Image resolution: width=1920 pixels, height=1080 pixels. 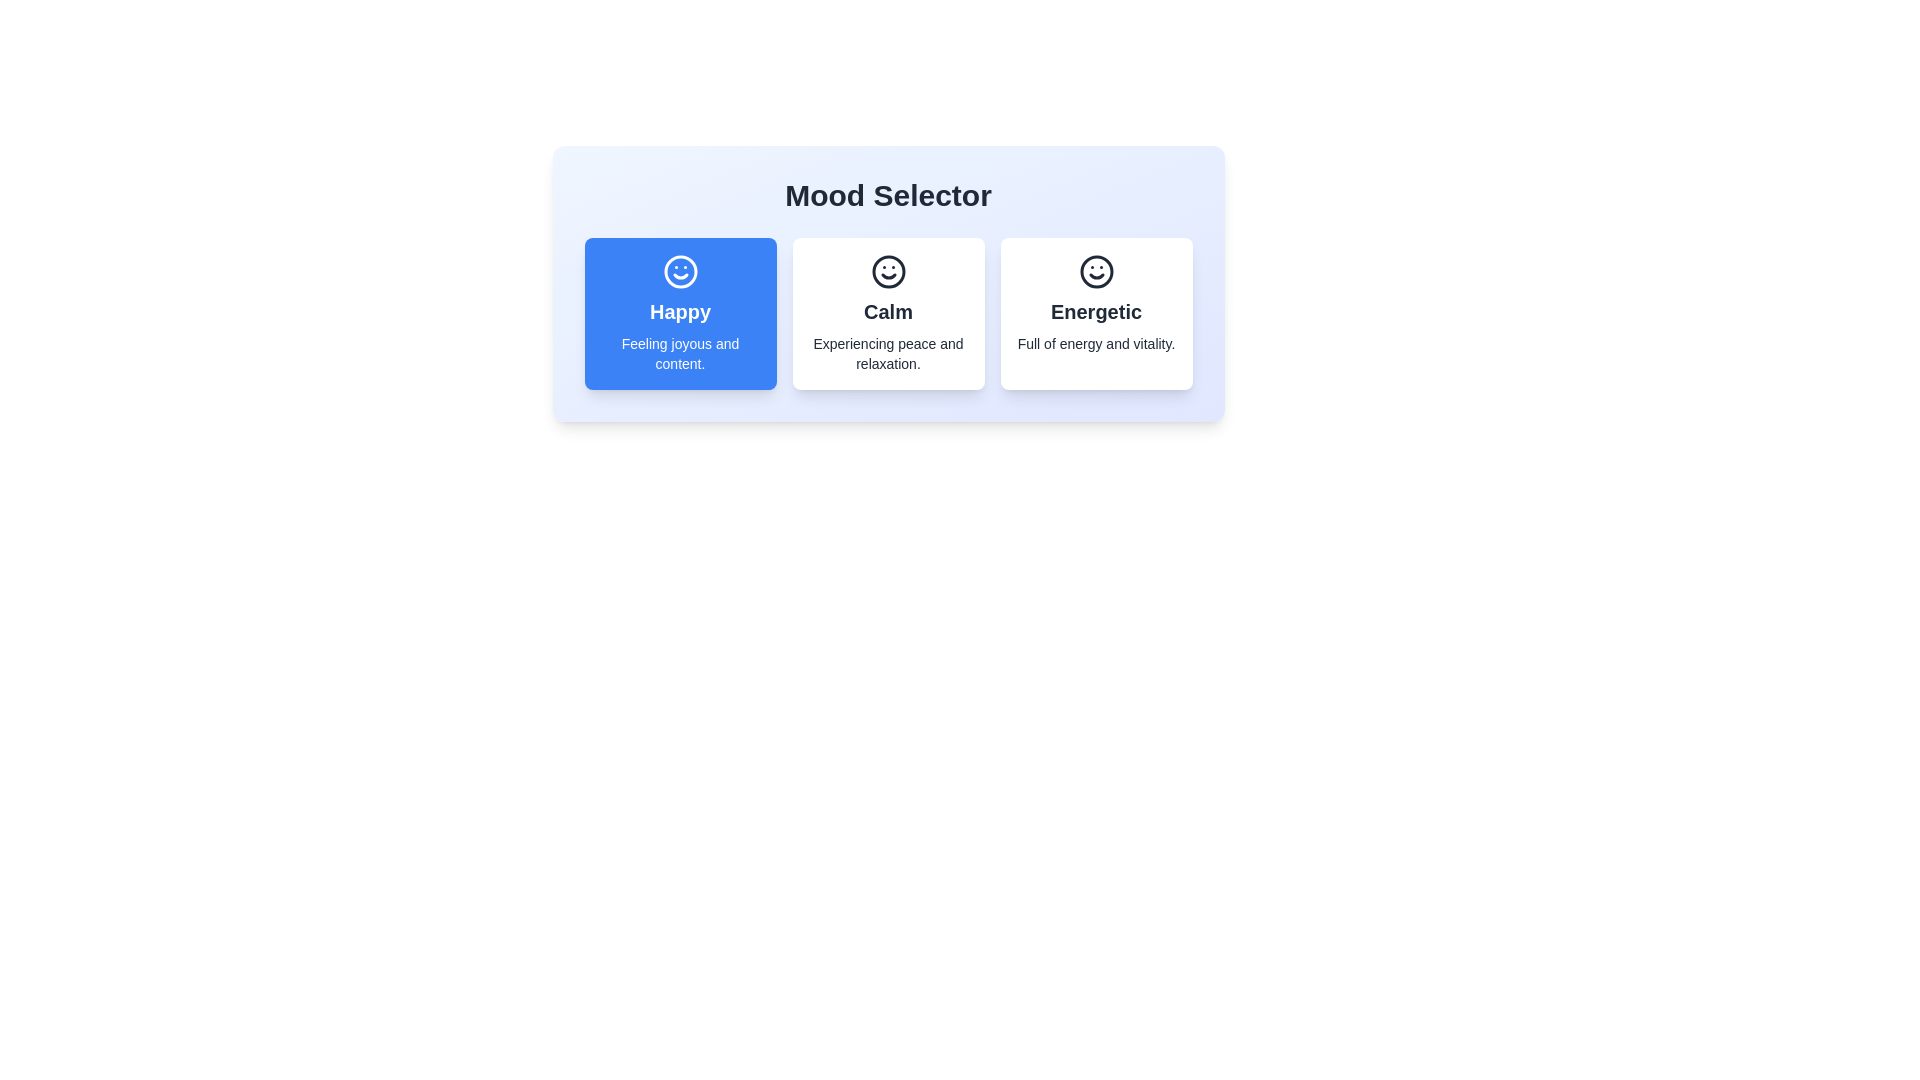 I want to click on the mood card corresponding to Happy, so click(x=680, y=313).